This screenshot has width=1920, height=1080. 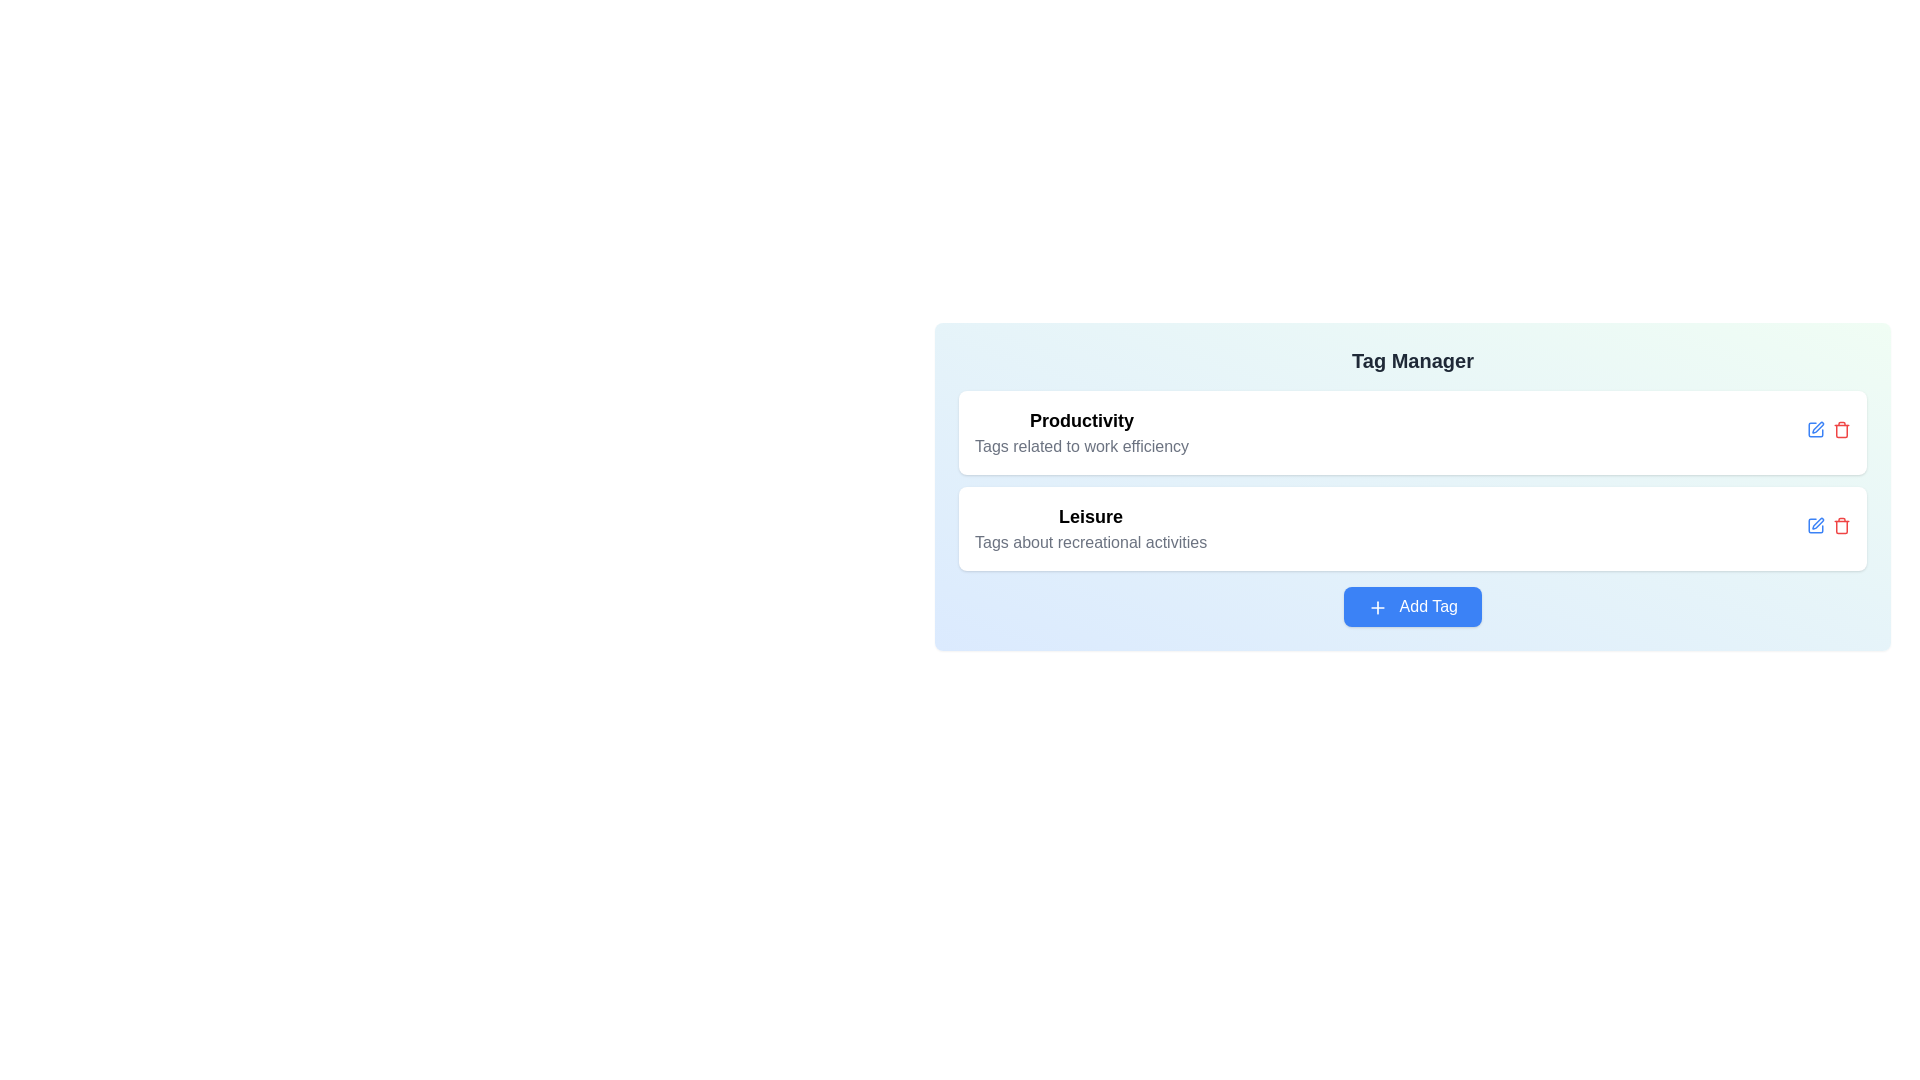 What do you see at coordinates (1818, 522) in the screenshot?
I see `the small pen icon located to the right of the 'Leisure' tag entry, which is designed in a monochrome, stroke-based style within a square outline` at bounding box center [1818, 522].